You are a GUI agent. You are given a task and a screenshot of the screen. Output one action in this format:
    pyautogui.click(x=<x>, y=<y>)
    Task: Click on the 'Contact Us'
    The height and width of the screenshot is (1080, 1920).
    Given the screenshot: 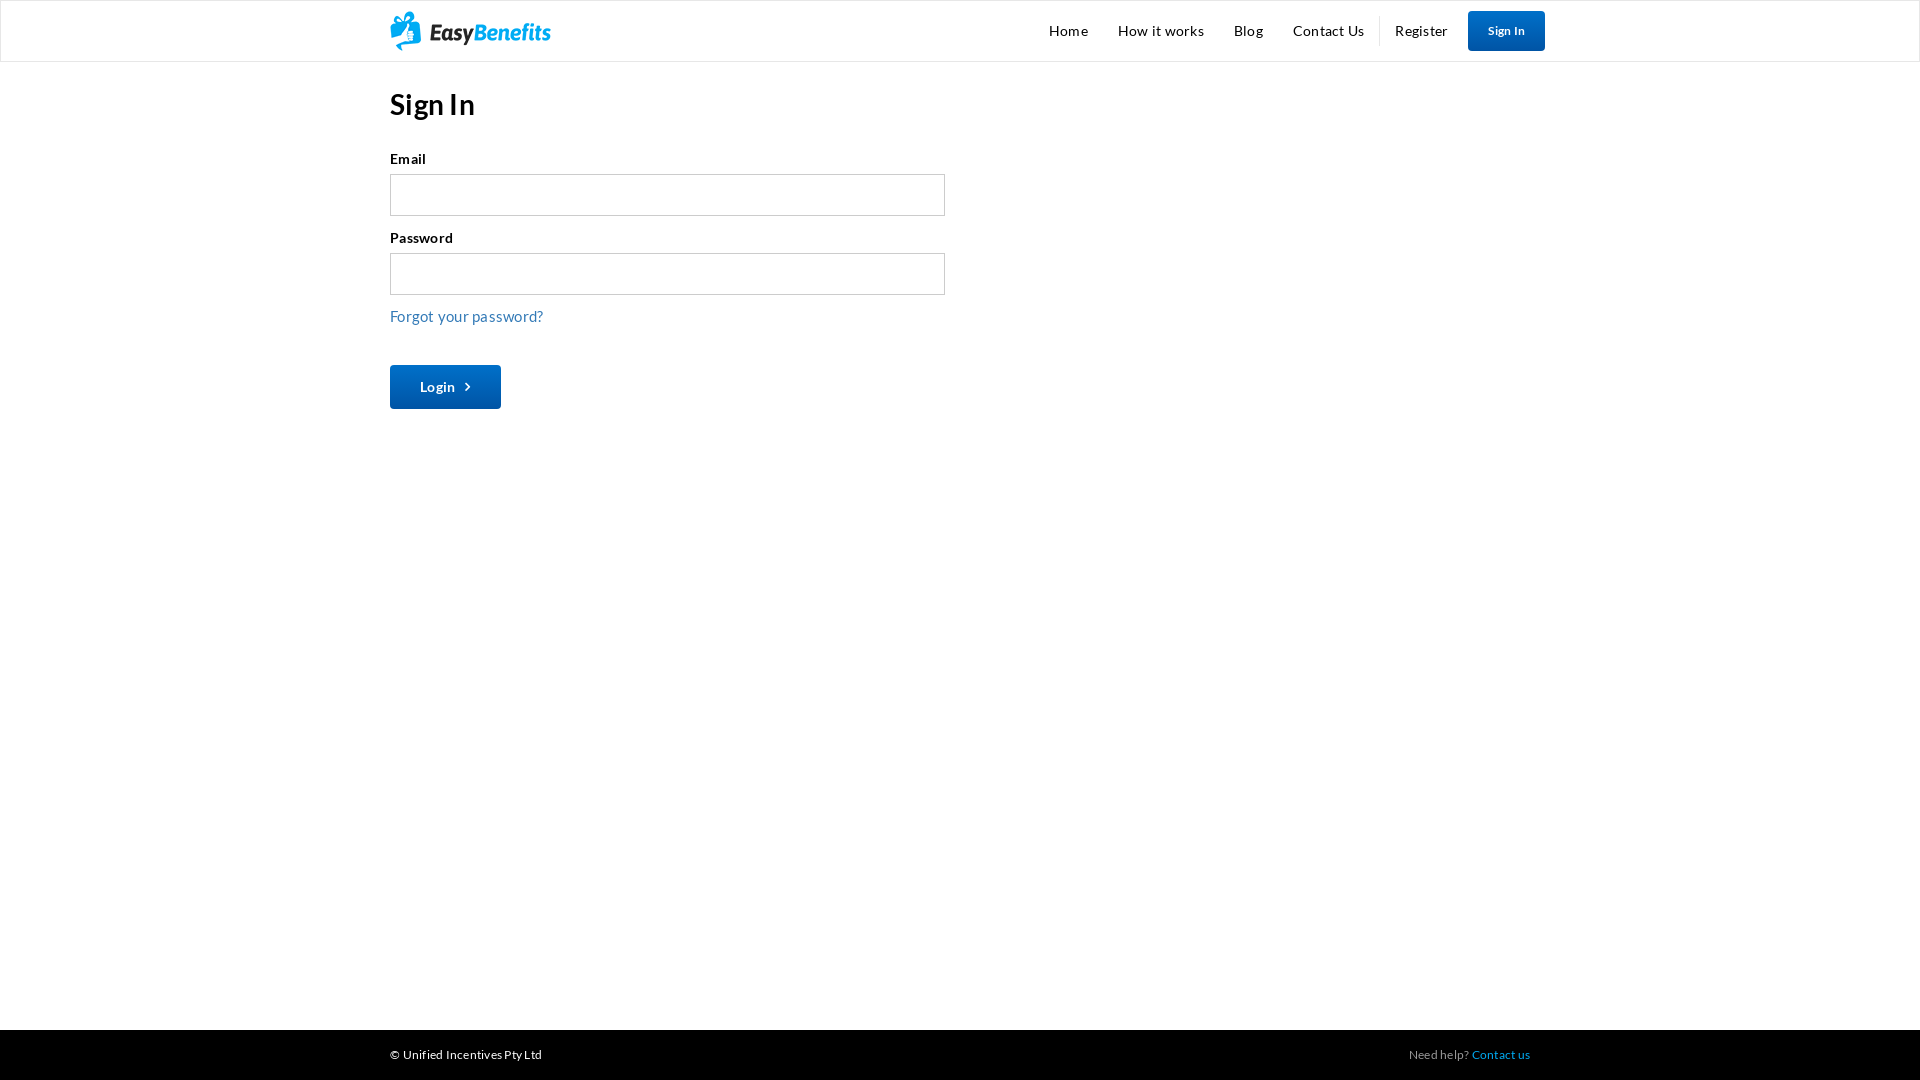 What is the action you would take?
    pyautogui.click(x=1329, y=30)
    